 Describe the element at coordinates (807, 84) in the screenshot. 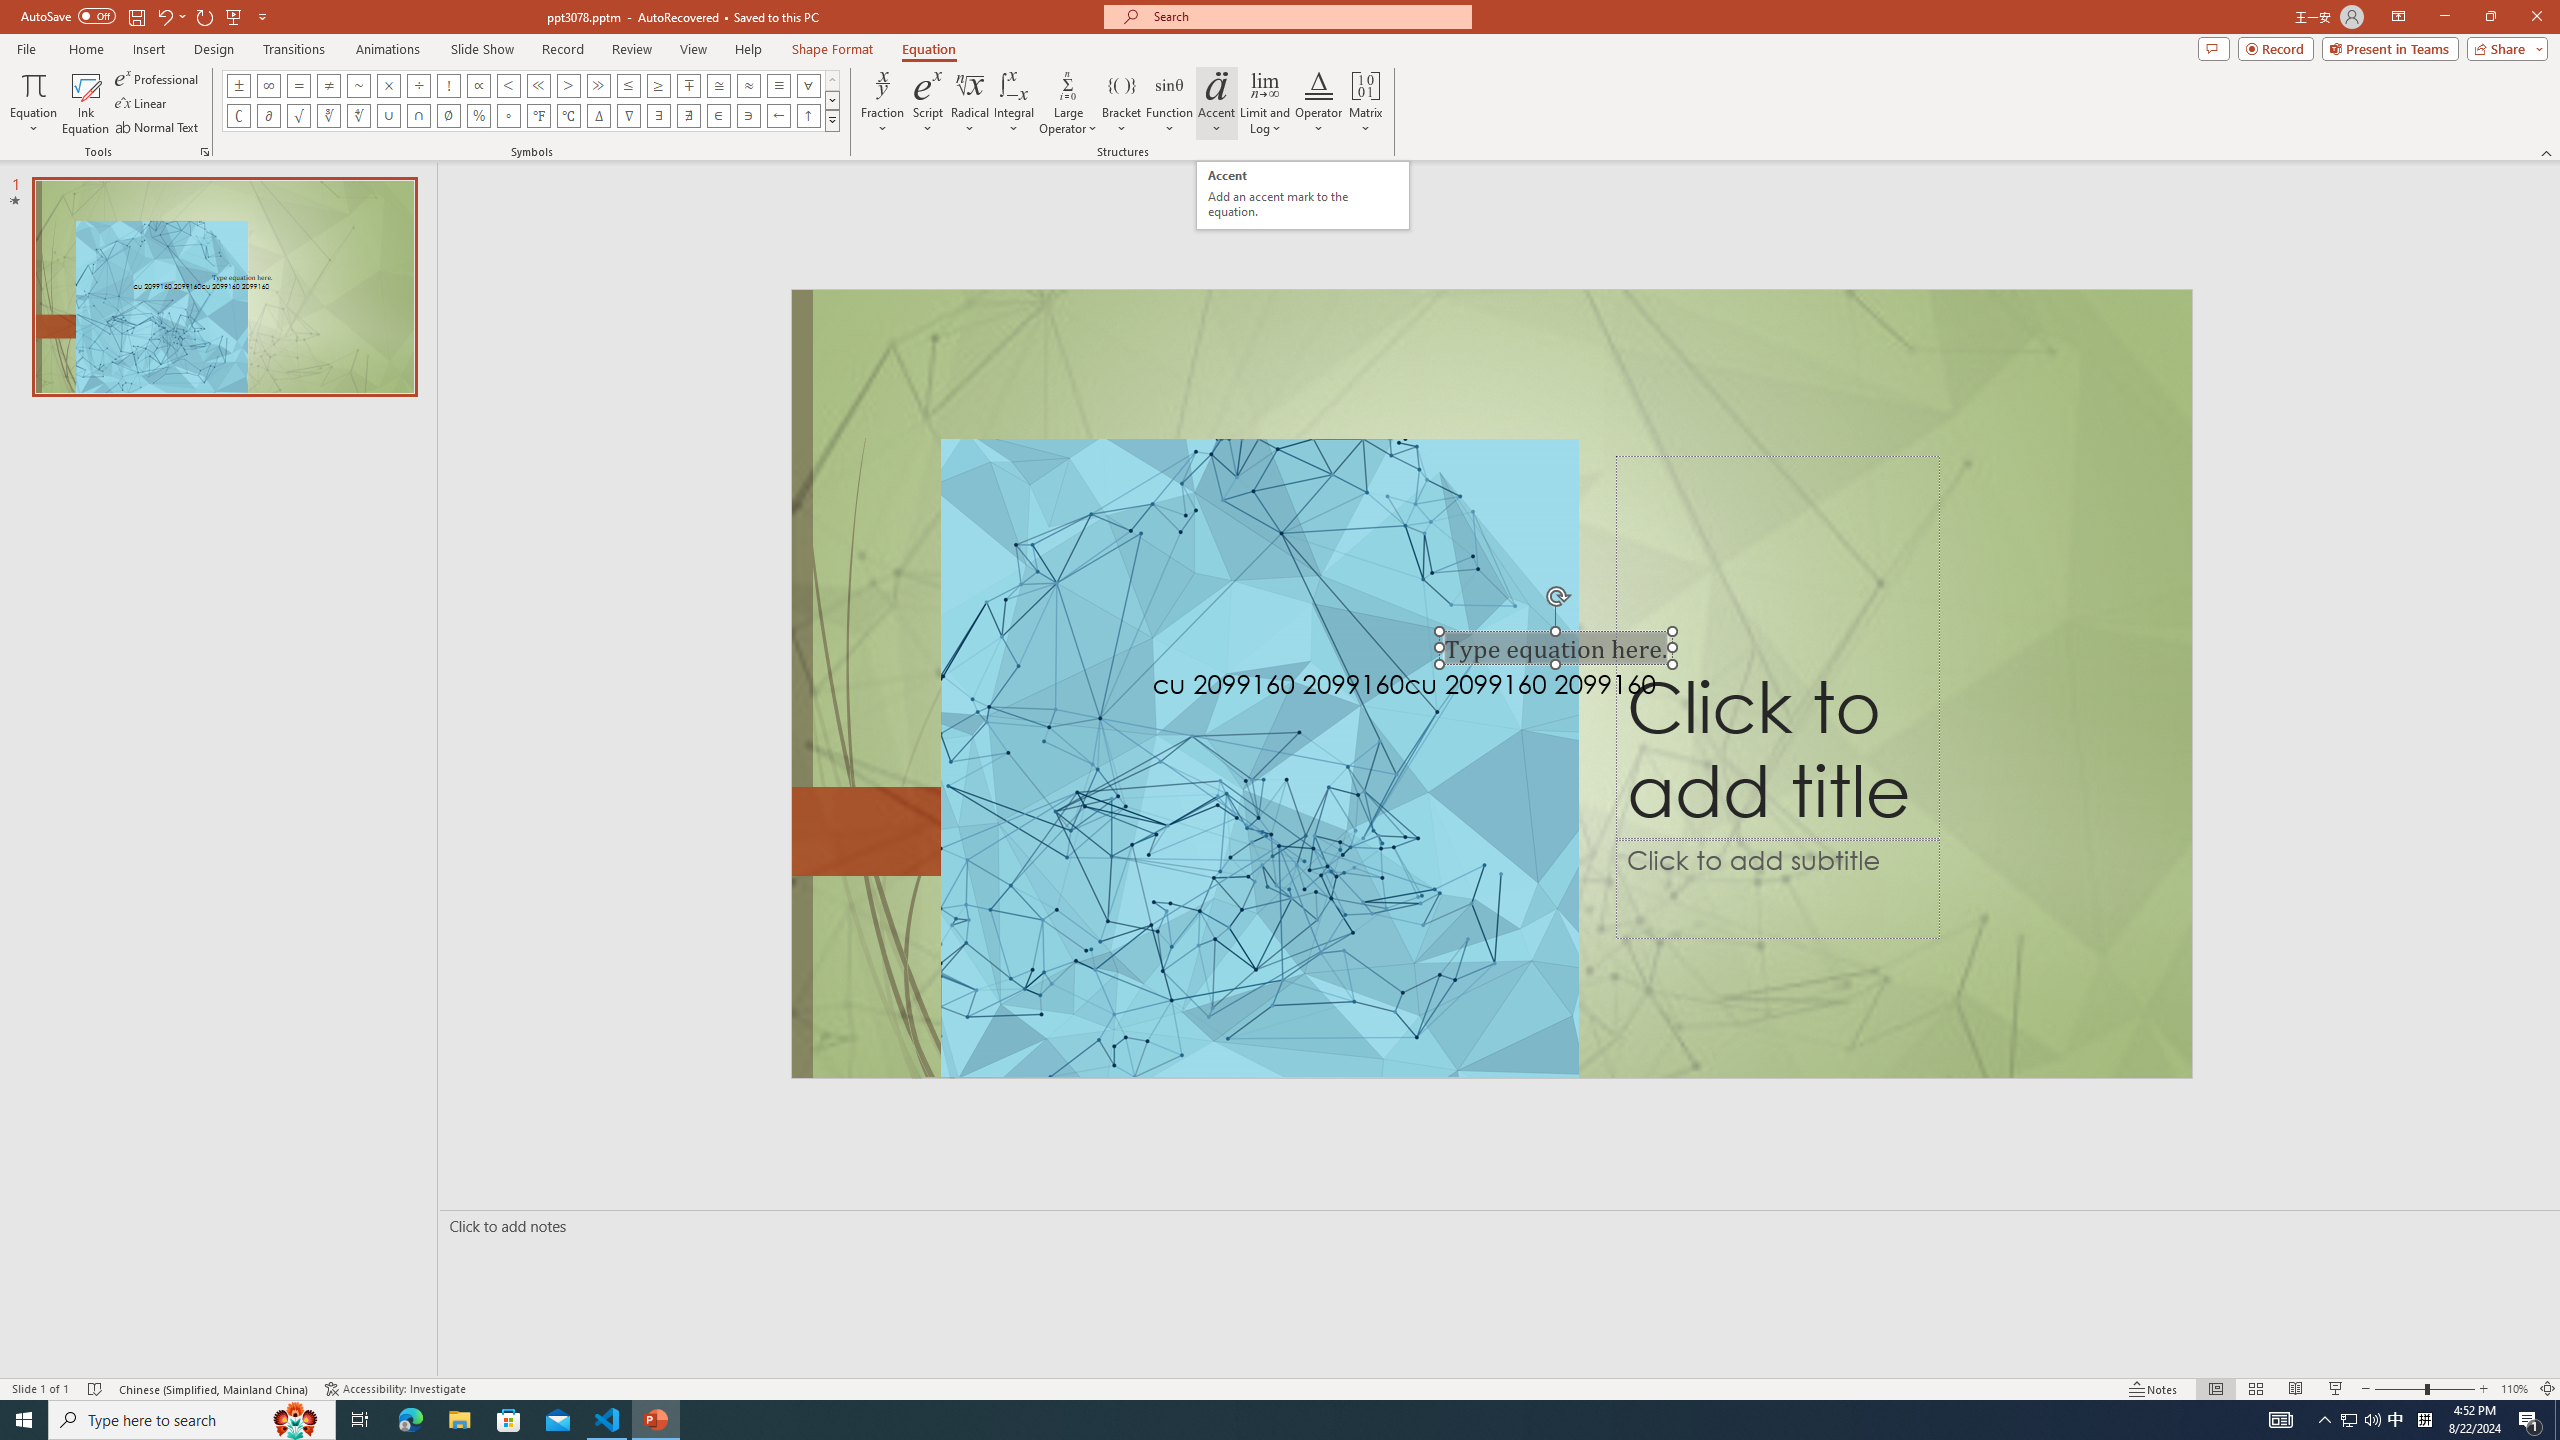

I see `'Equation Symbol For All'` at that location.